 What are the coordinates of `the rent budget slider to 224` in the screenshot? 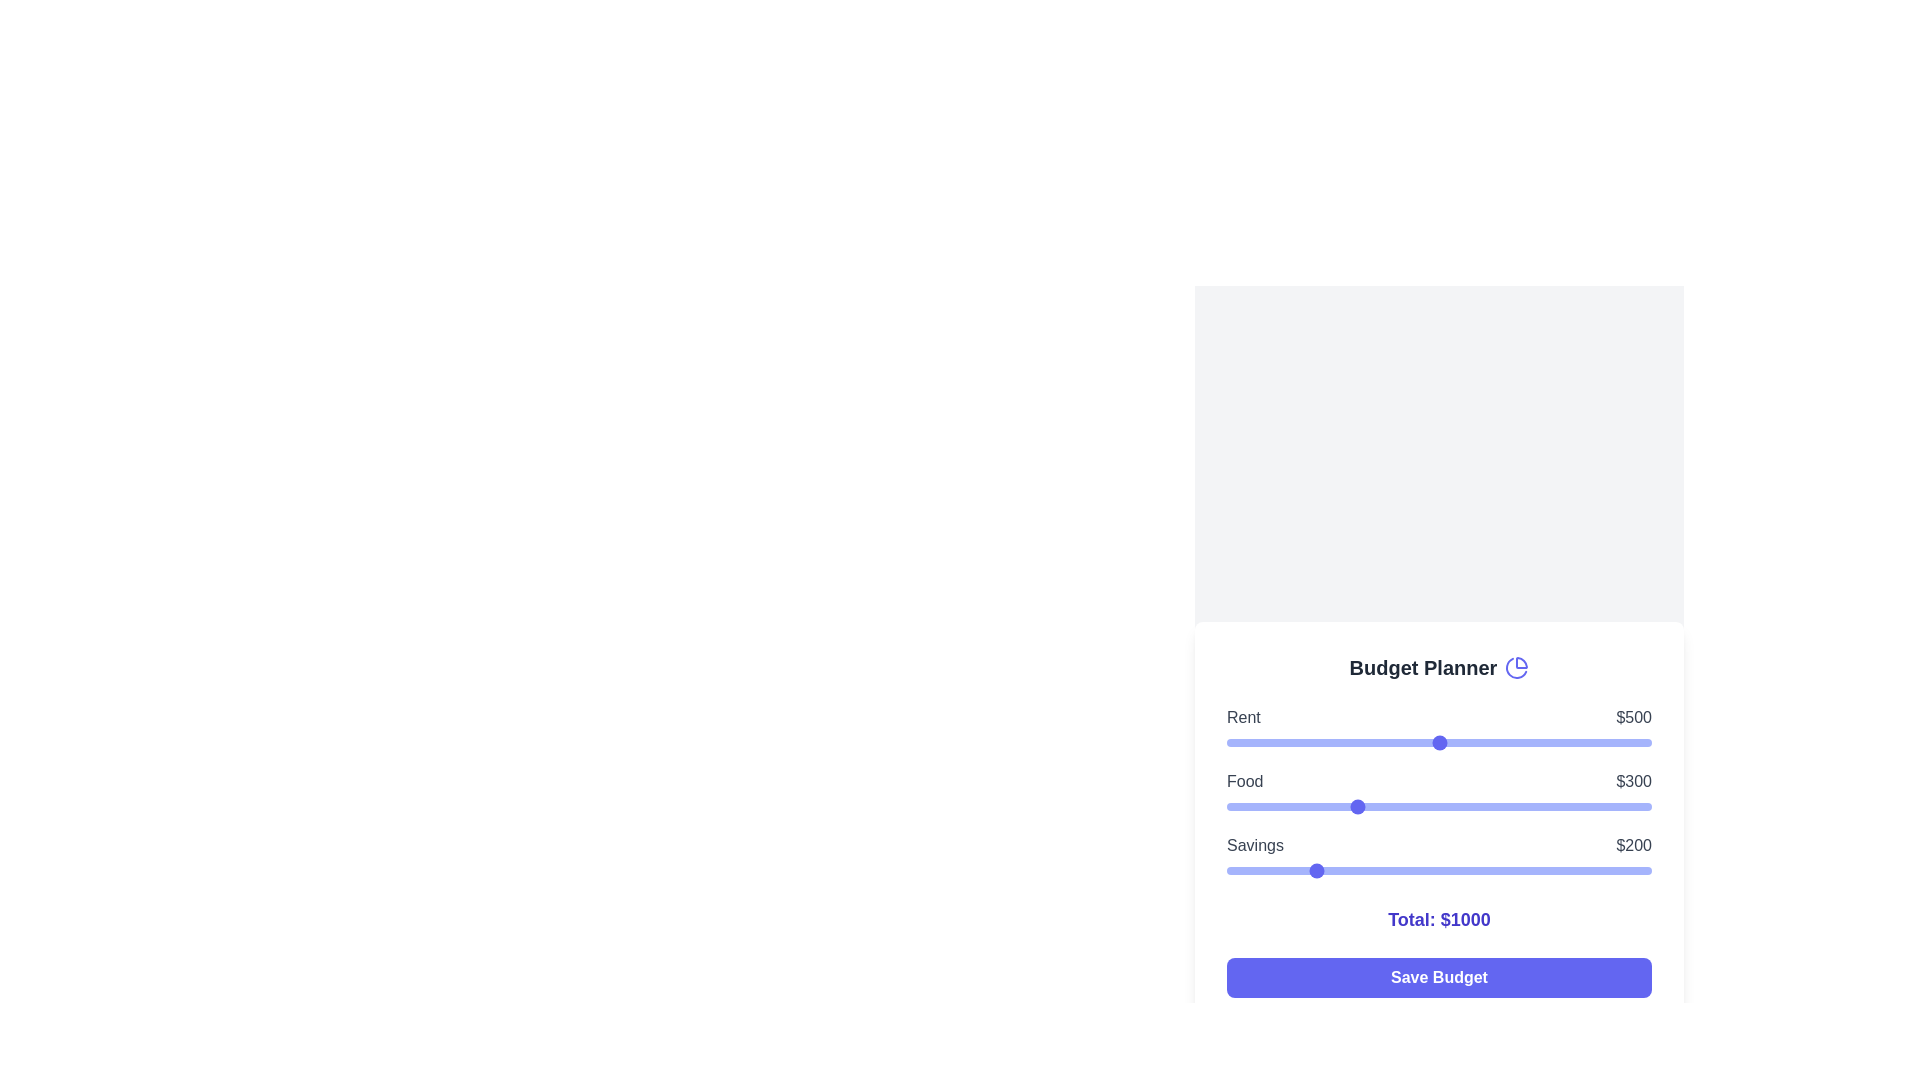 It's located at (1322, 743).